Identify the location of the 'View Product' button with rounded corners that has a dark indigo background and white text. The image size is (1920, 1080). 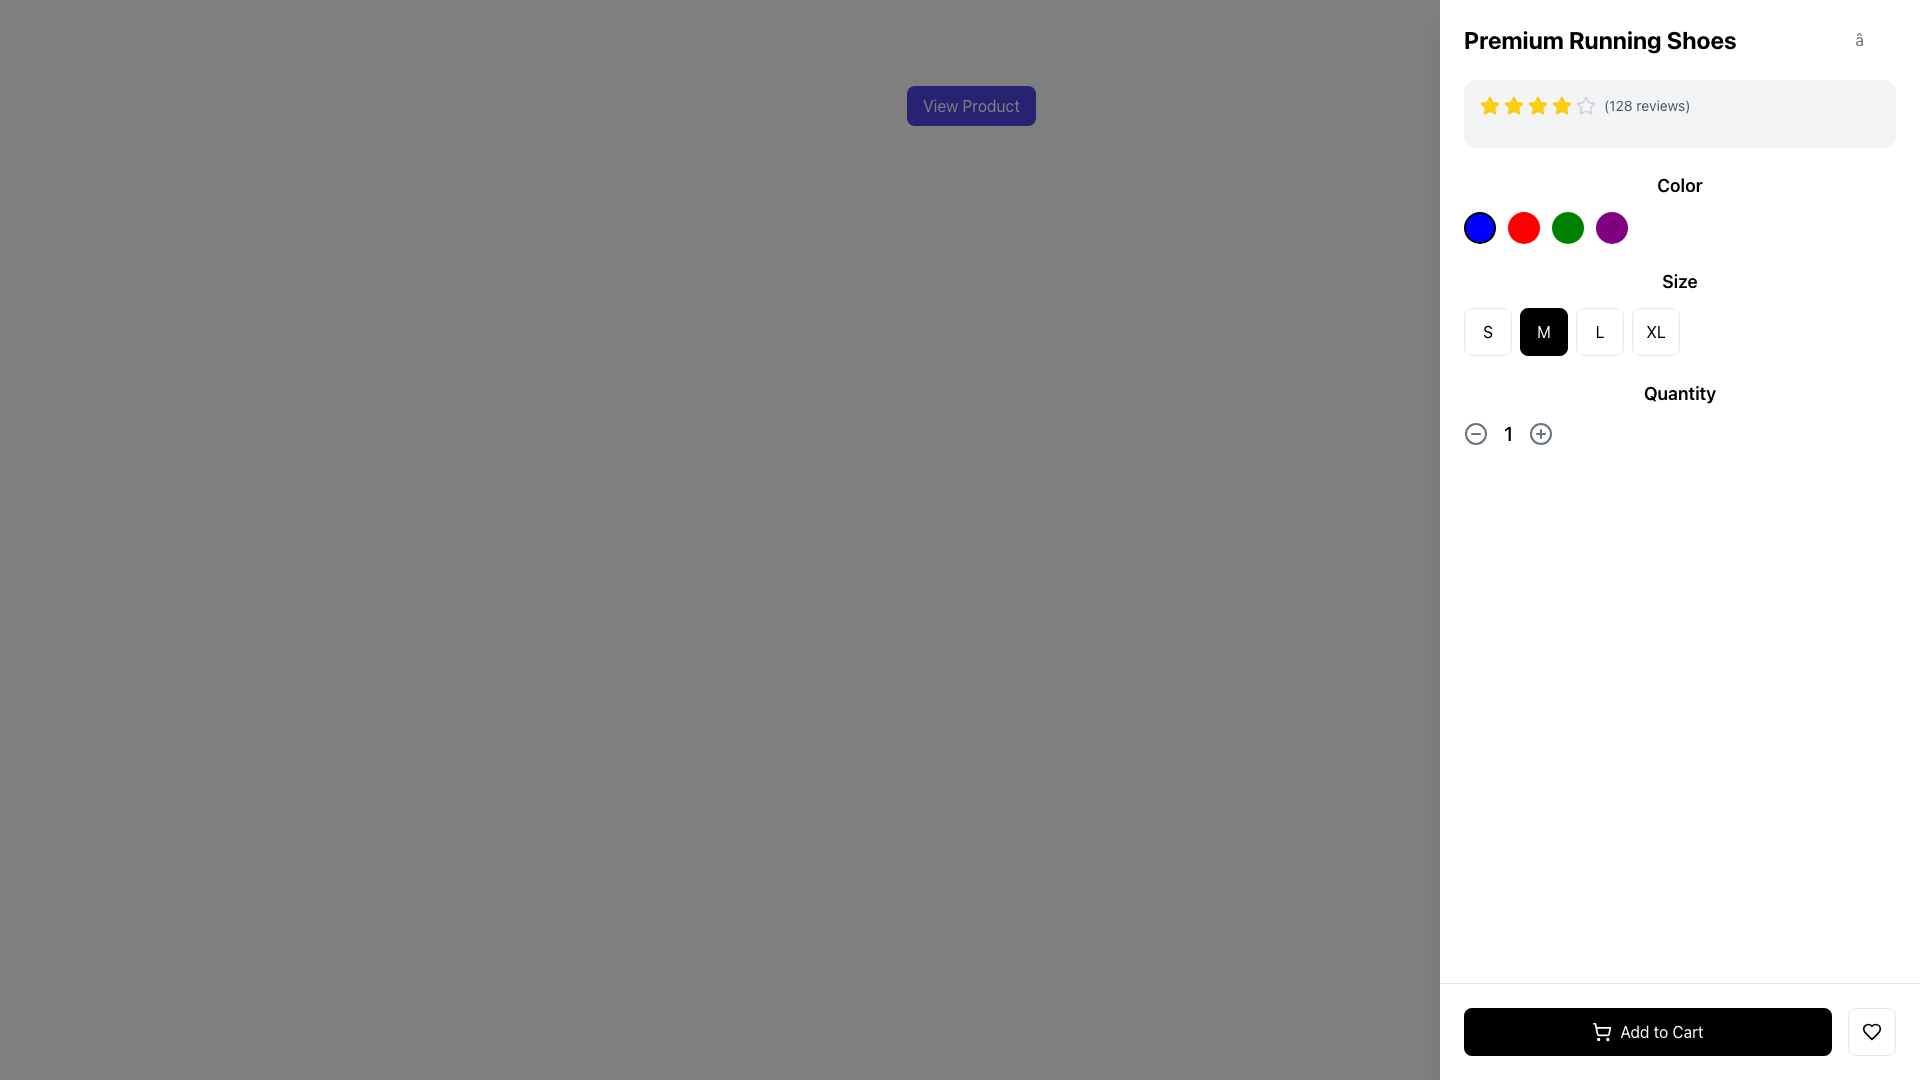
(971, 105).